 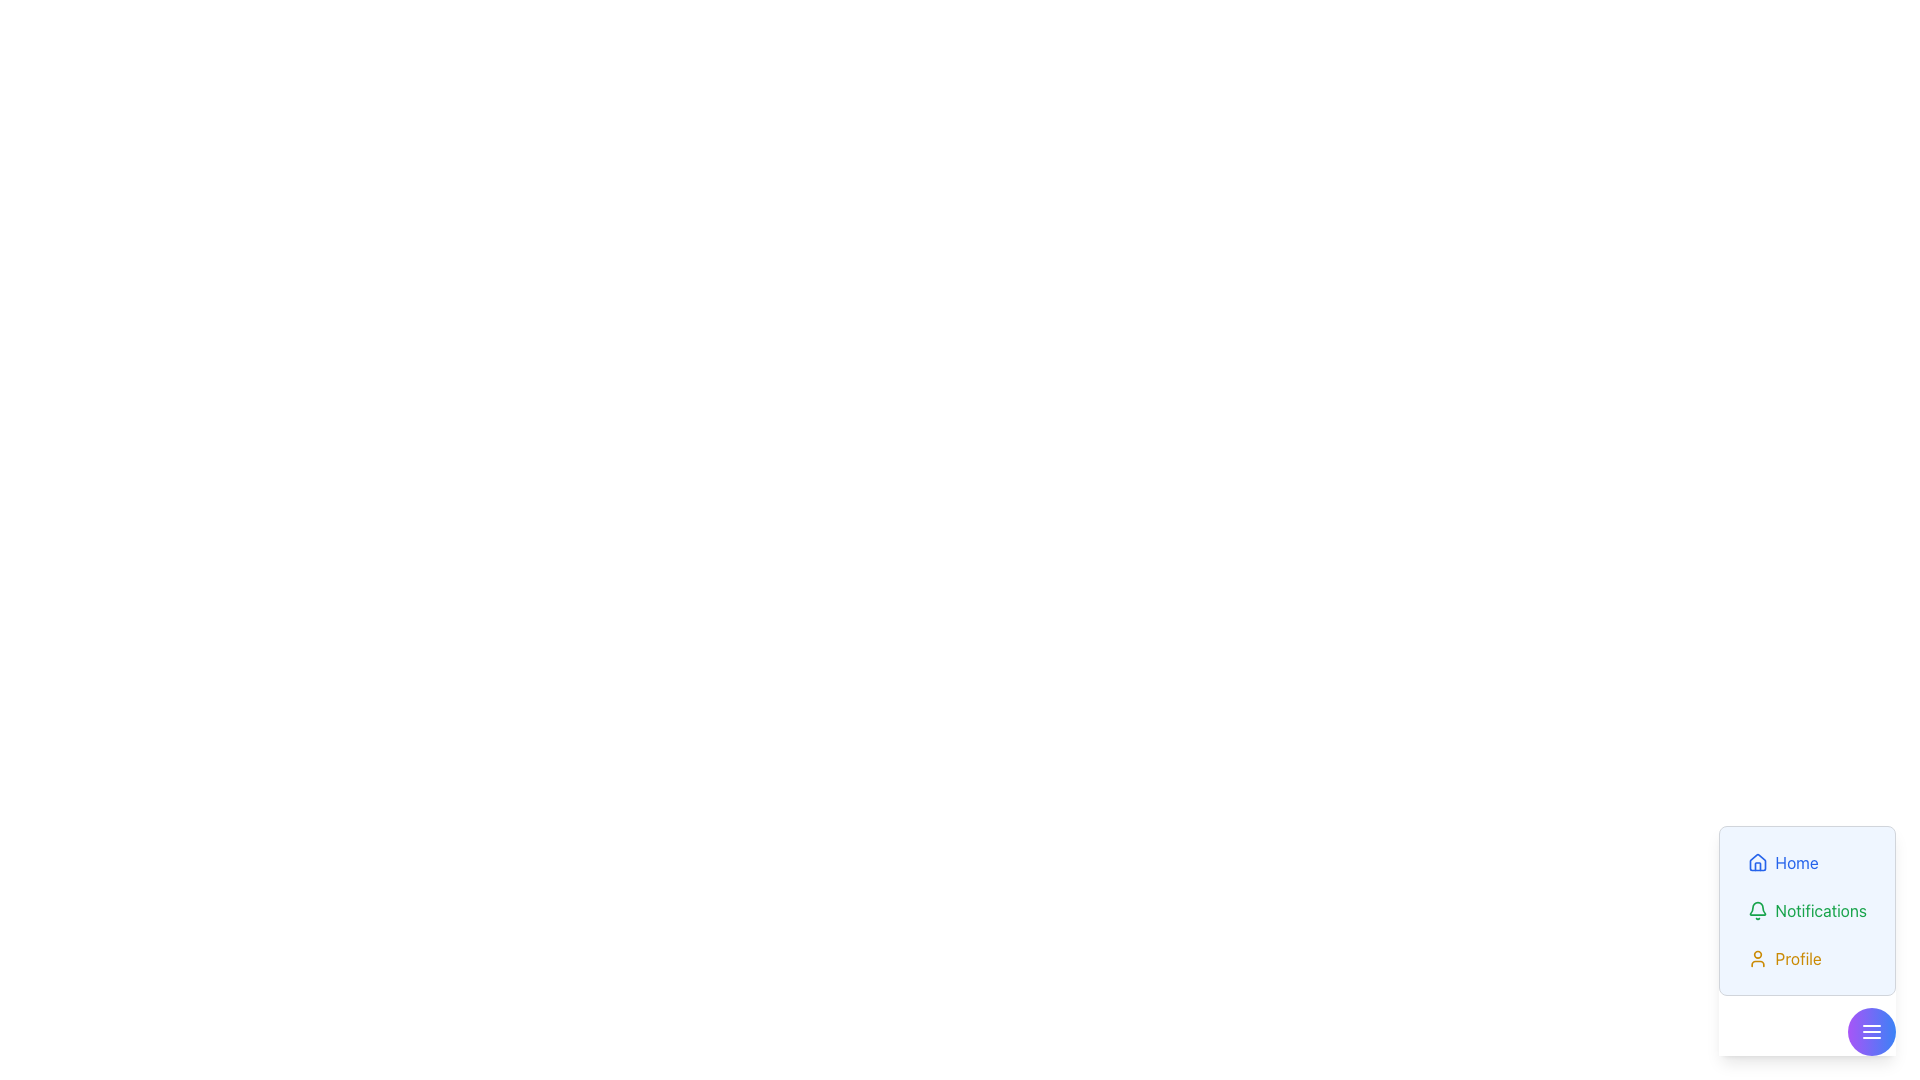 What do you see at coordinates (1871, 1032) in the screenshot?
I see `the menu icon featuring three horizontal lines embedded within a circular button with a gradient background located at the bottom-right corner of the interface` at bounding box center [1871, 1032].